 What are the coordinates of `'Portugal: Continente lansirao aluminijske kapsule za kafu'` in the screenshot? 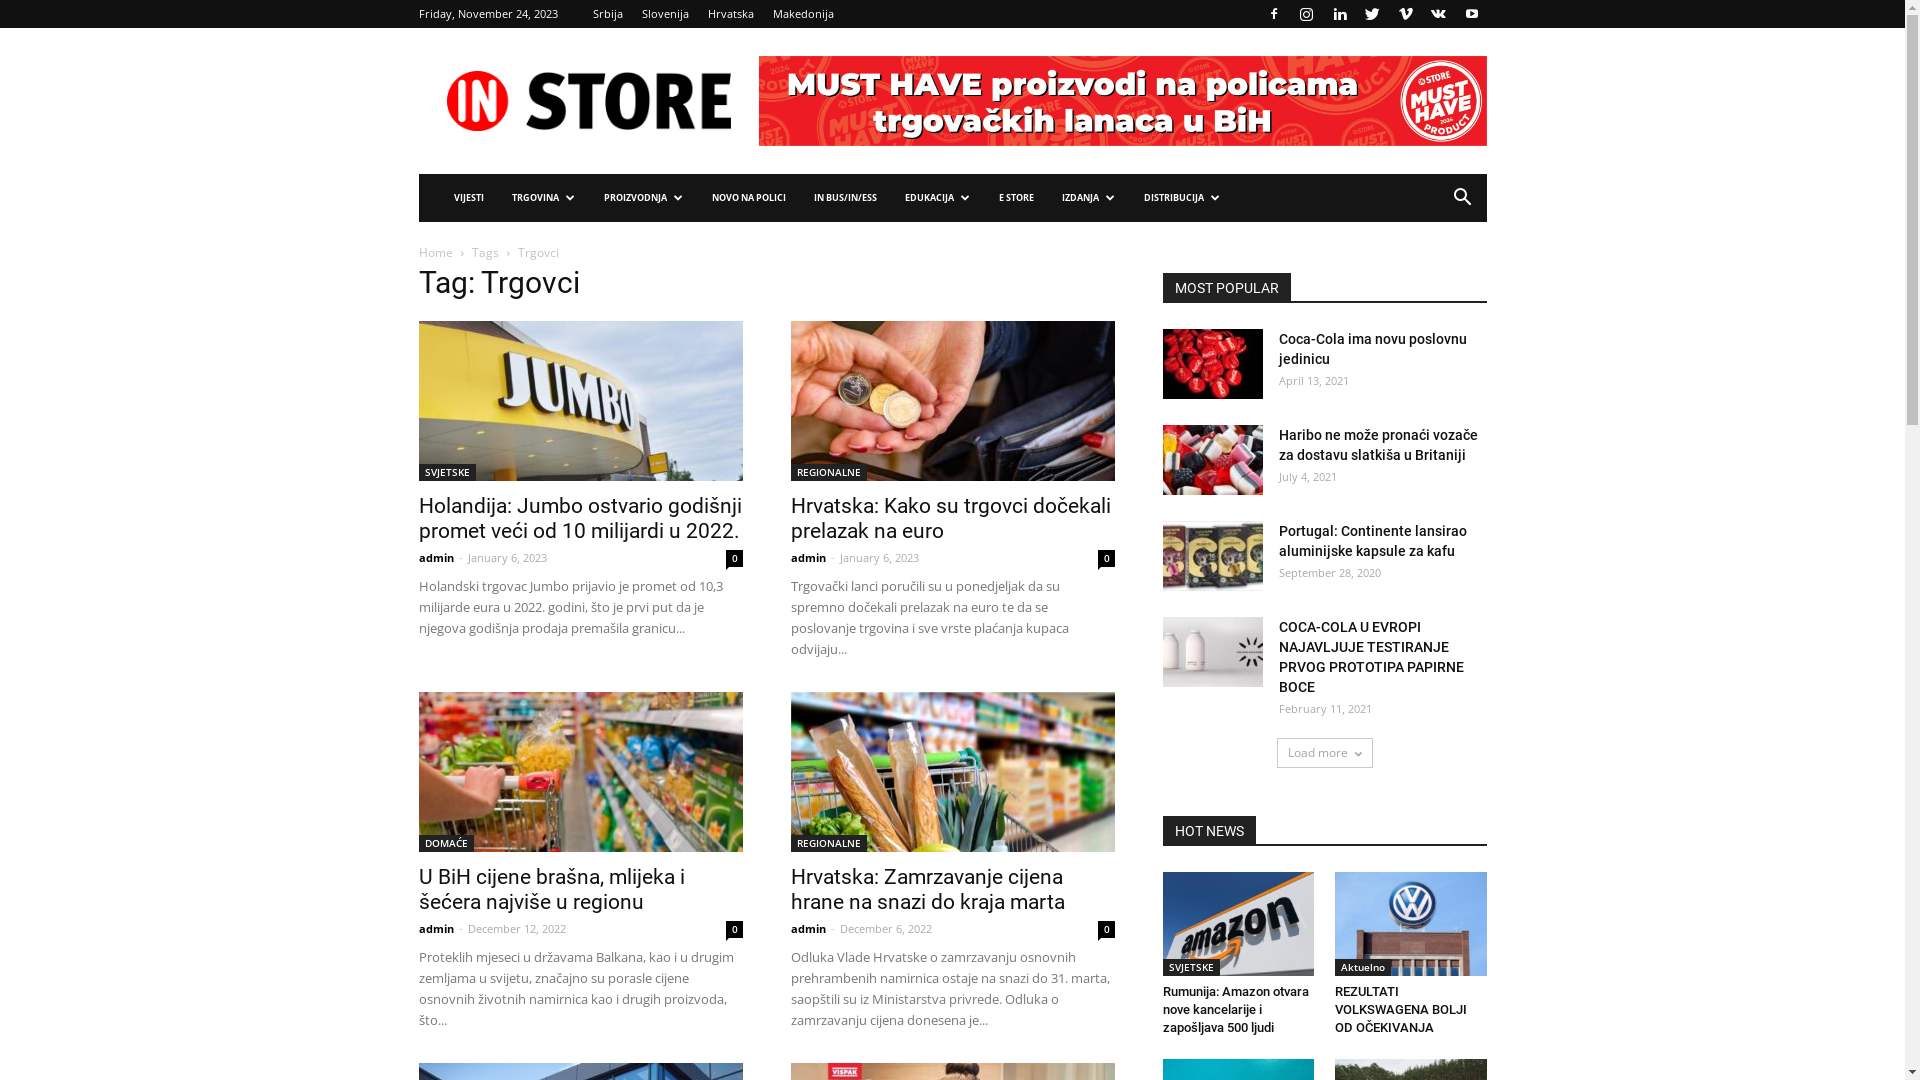 It's located at (1276, 540).